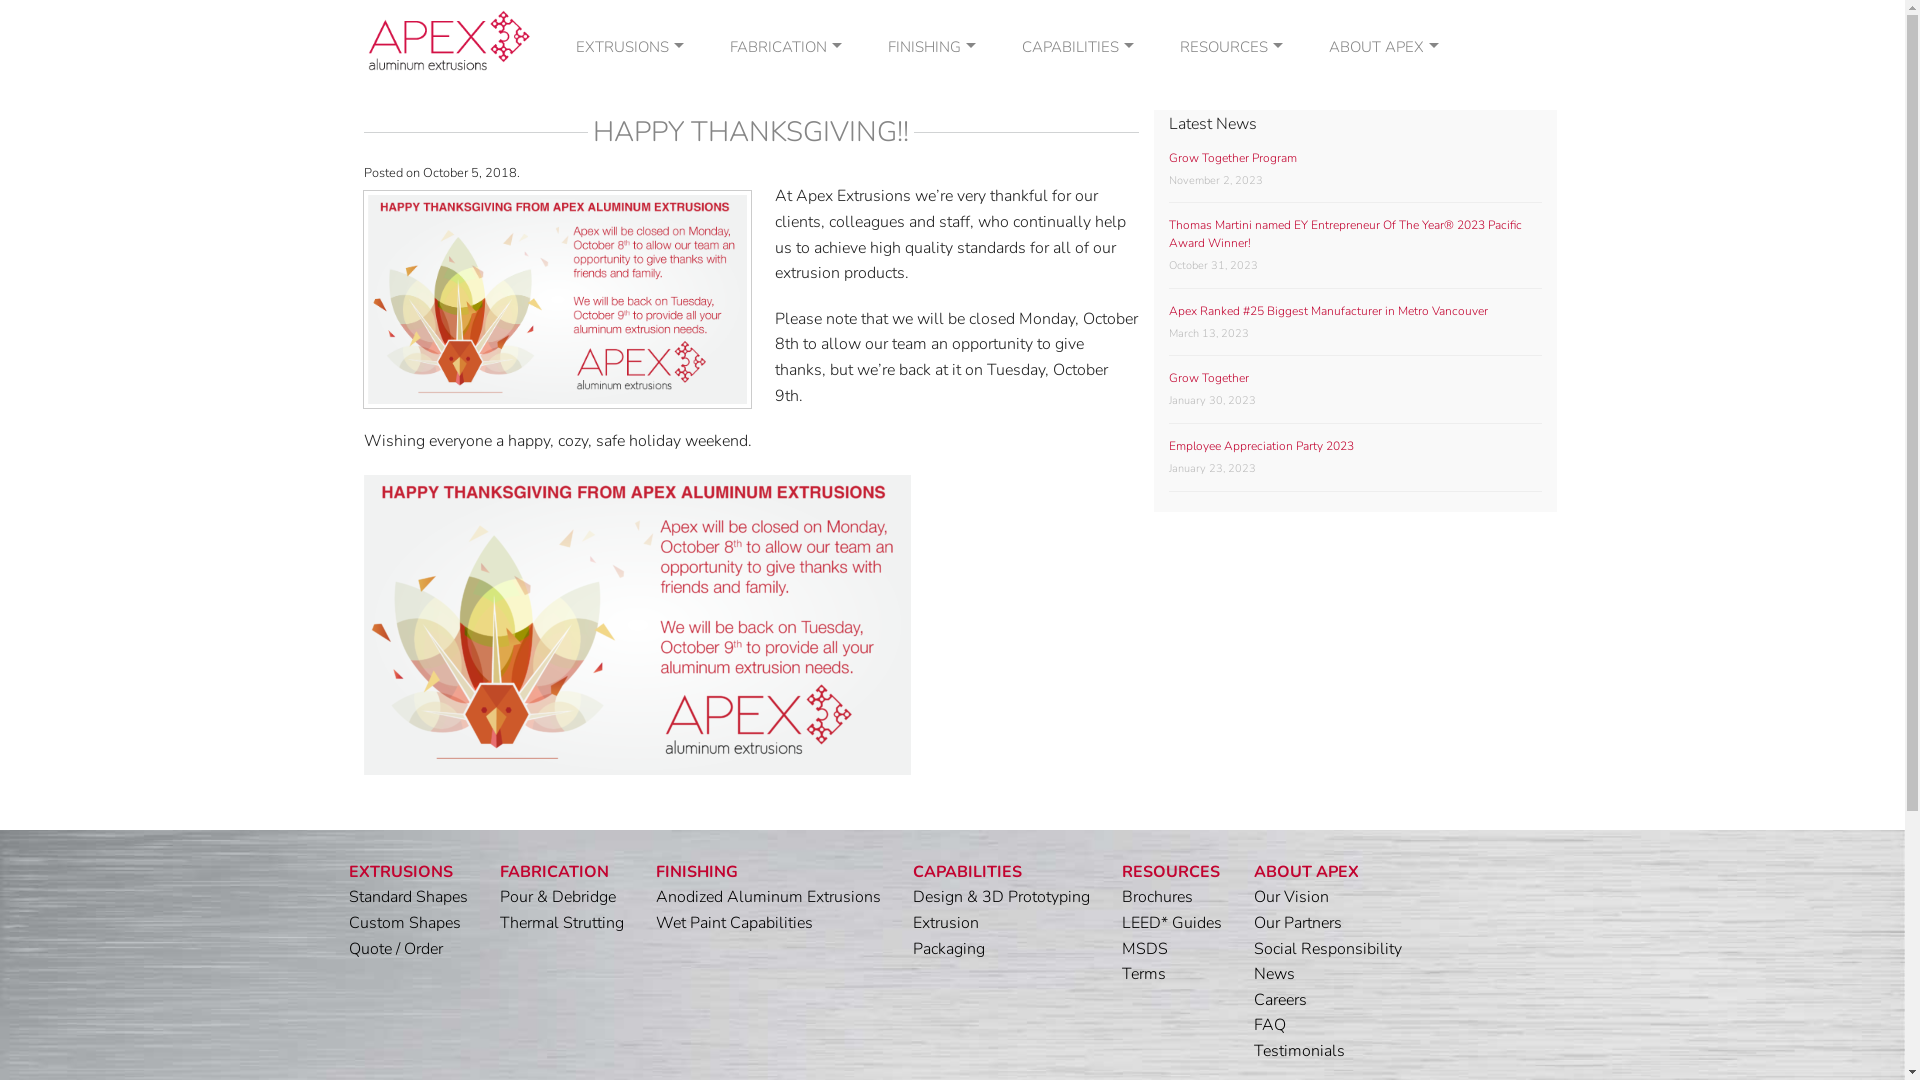  Describe the element at coordinates (1382, 46) in the screenshot. I see `'ABOUT APEX'` at that location.